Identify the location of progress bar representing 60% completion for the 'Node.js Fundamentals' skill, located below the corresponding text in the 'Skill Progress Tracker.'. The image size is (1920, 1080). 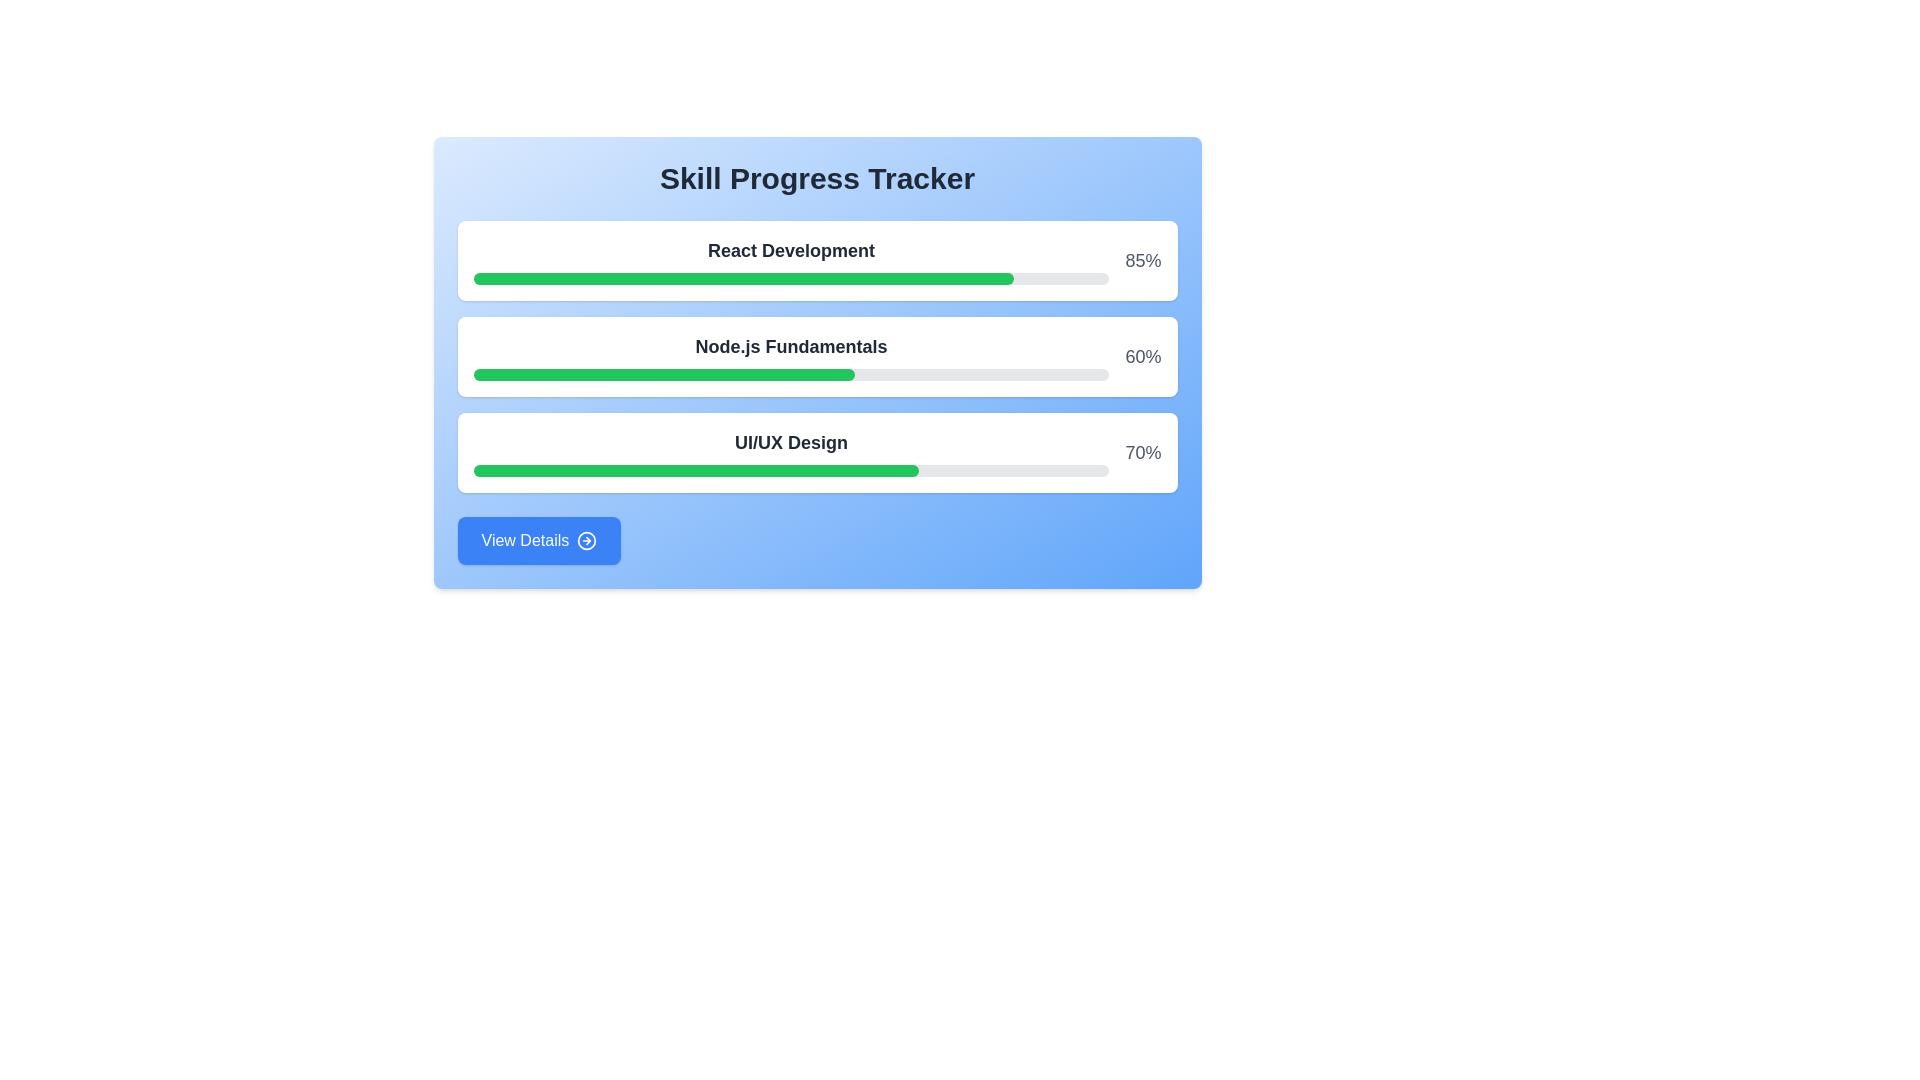
(790, 374).